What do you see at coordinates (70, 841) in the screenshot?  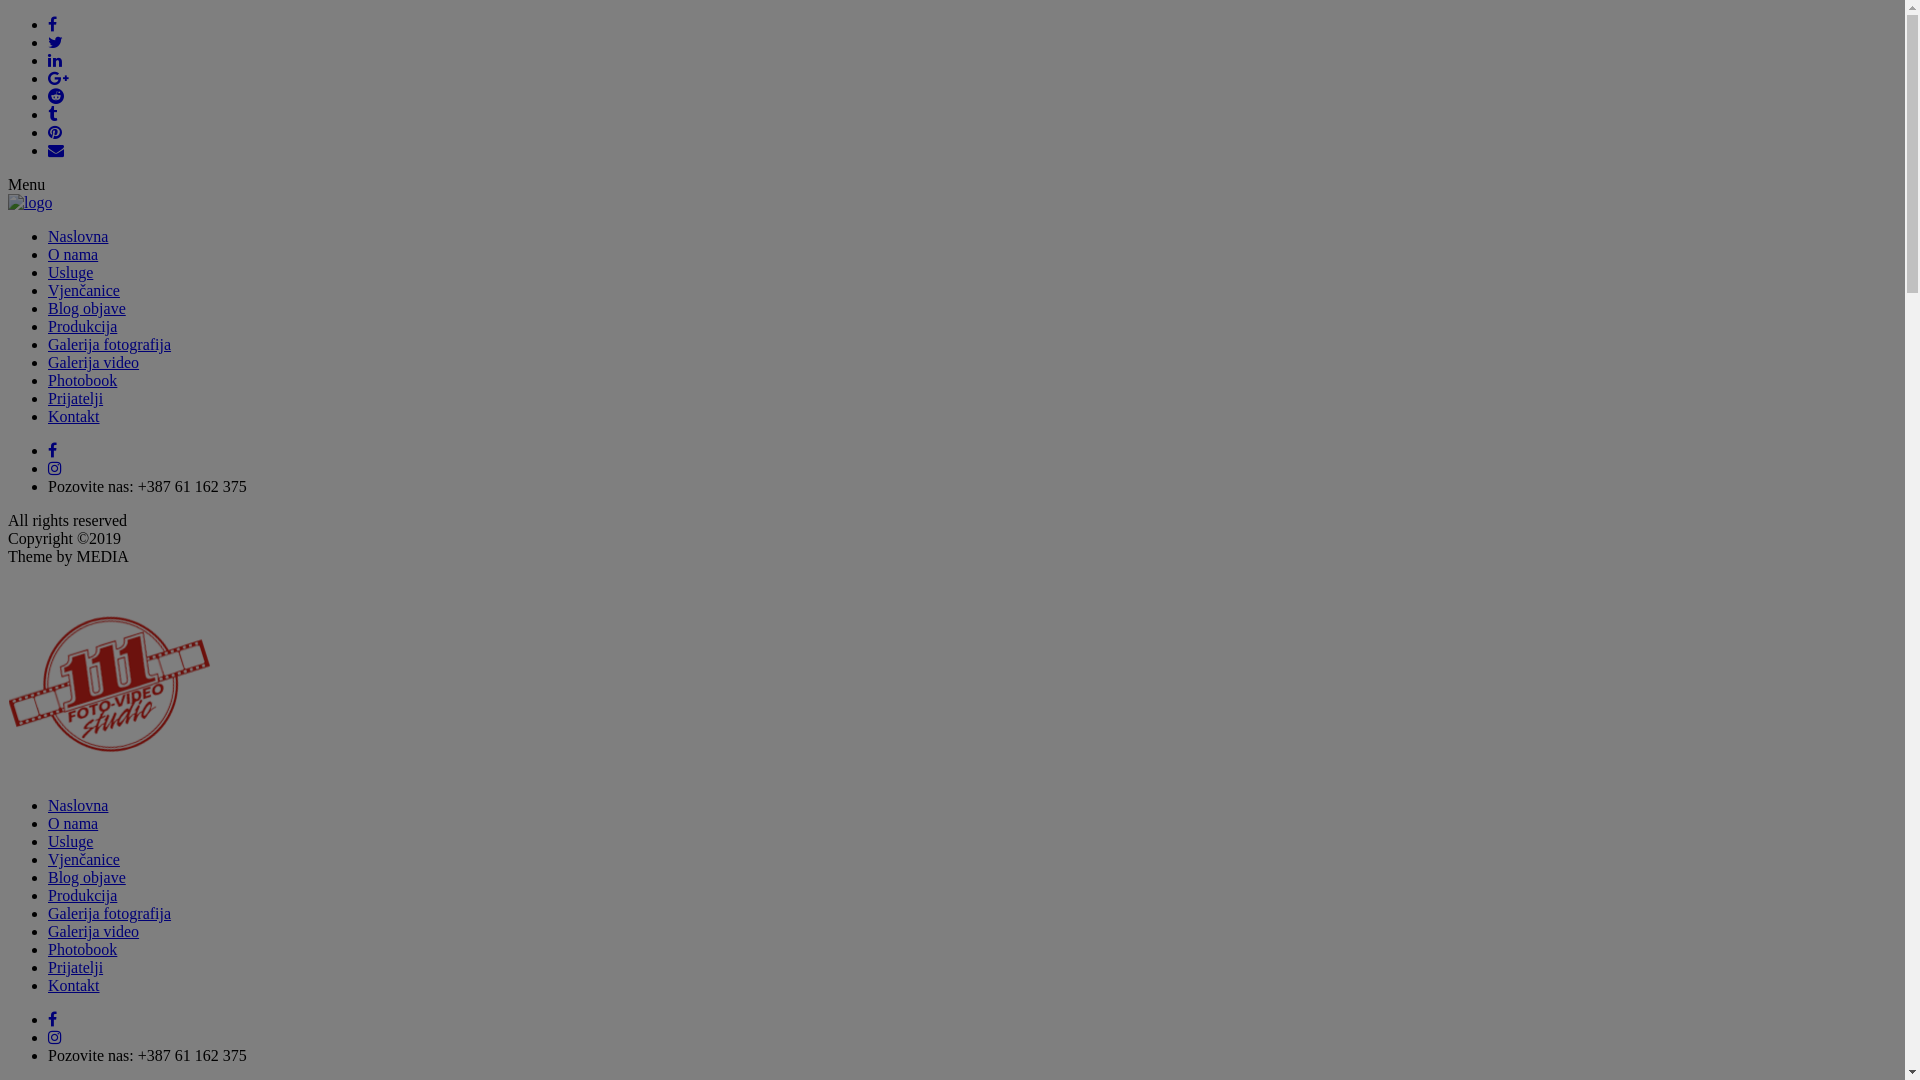 I see `'Usluge'` at bounding box center [70, 841].